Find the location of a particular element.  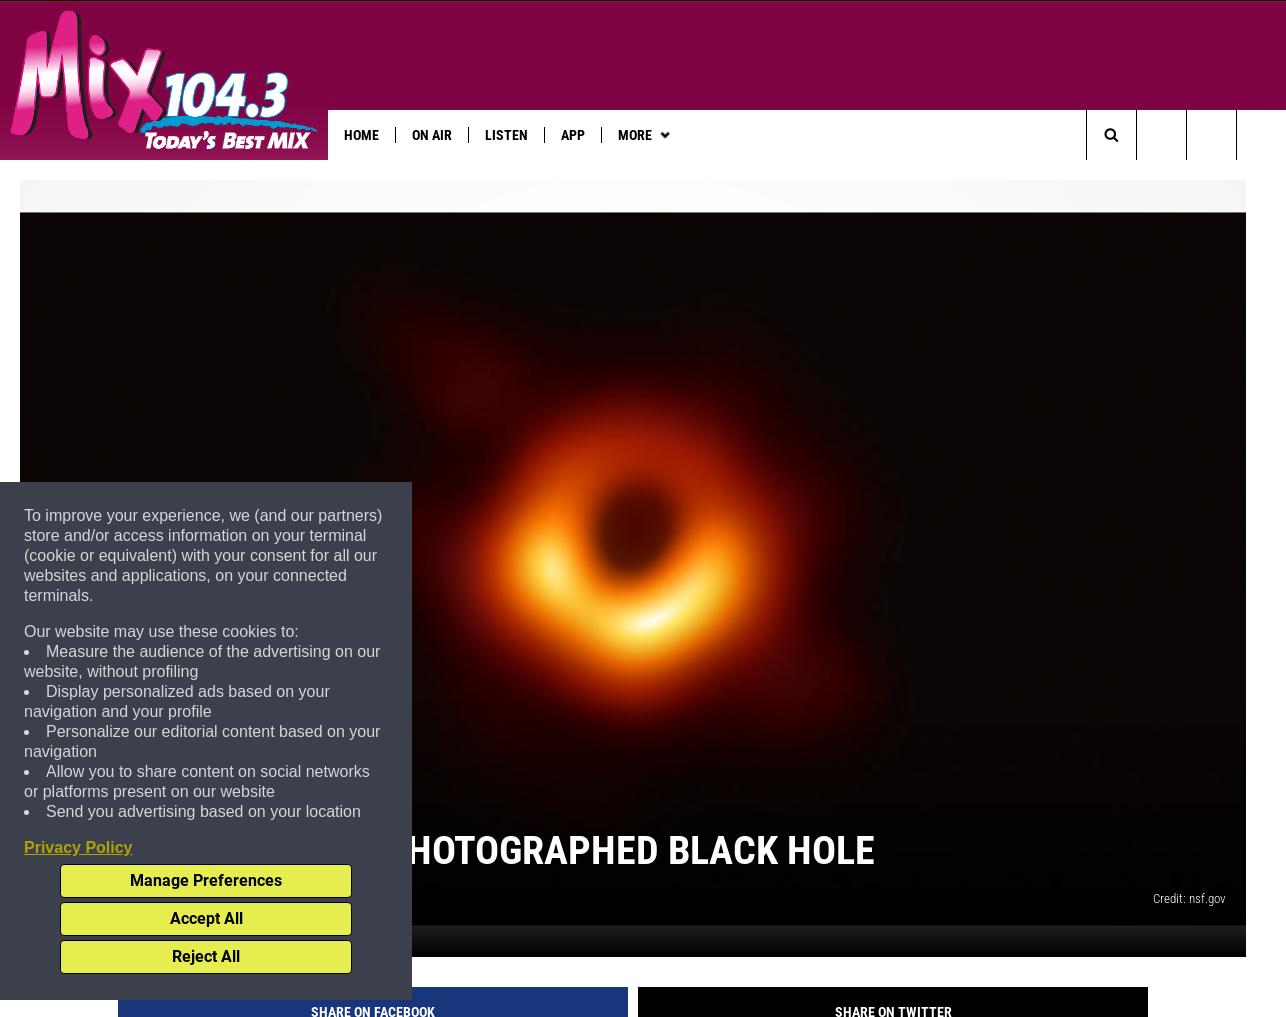

'Movember' is located at coordinates (701, 176).